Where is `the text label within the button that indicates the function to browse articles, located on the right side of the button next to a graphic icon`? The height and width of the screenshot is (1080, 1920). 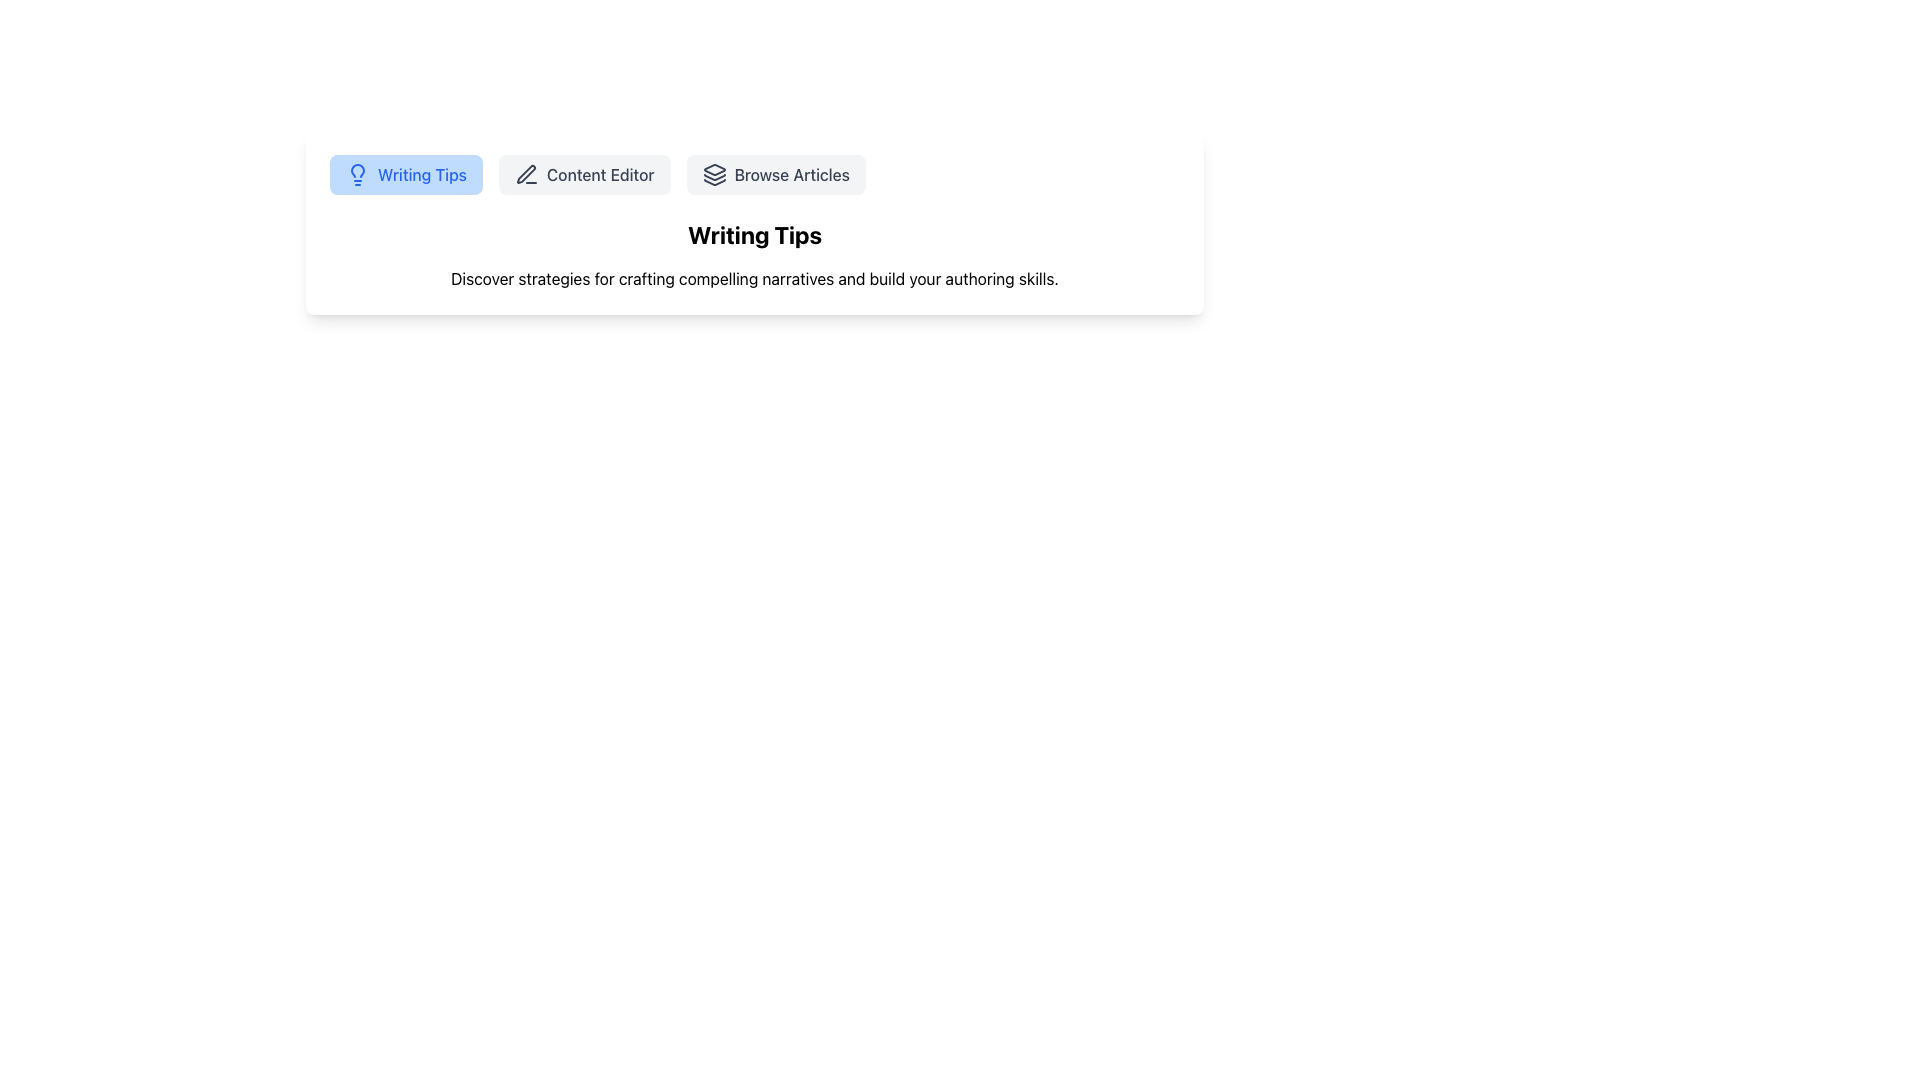 the text label within the button that indicates the function to browse articles, located on the right side of the button next to a graphic icon is located at coordinates (791, 173).